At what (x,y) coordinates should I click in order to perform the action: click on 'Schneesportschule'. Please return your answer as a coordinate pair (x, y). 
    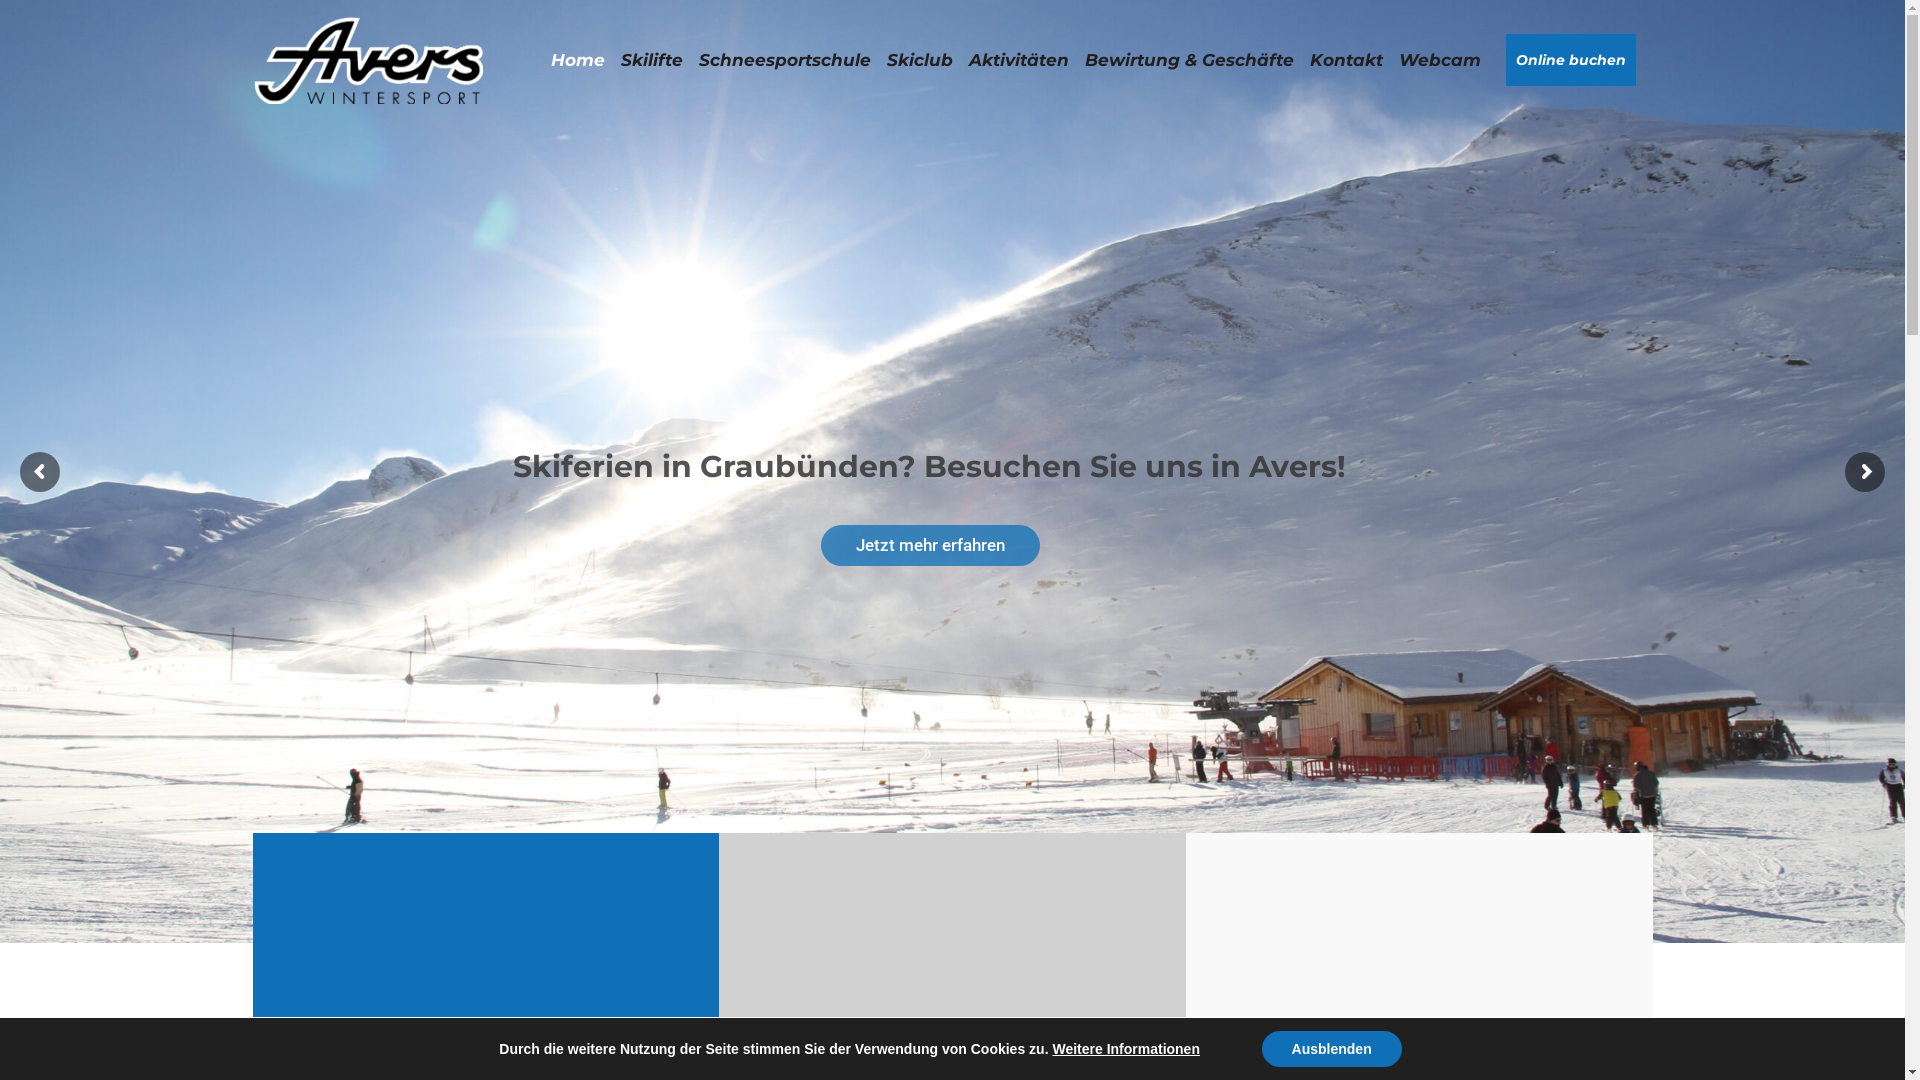
    Looking at the image, I should click on (782, 59).